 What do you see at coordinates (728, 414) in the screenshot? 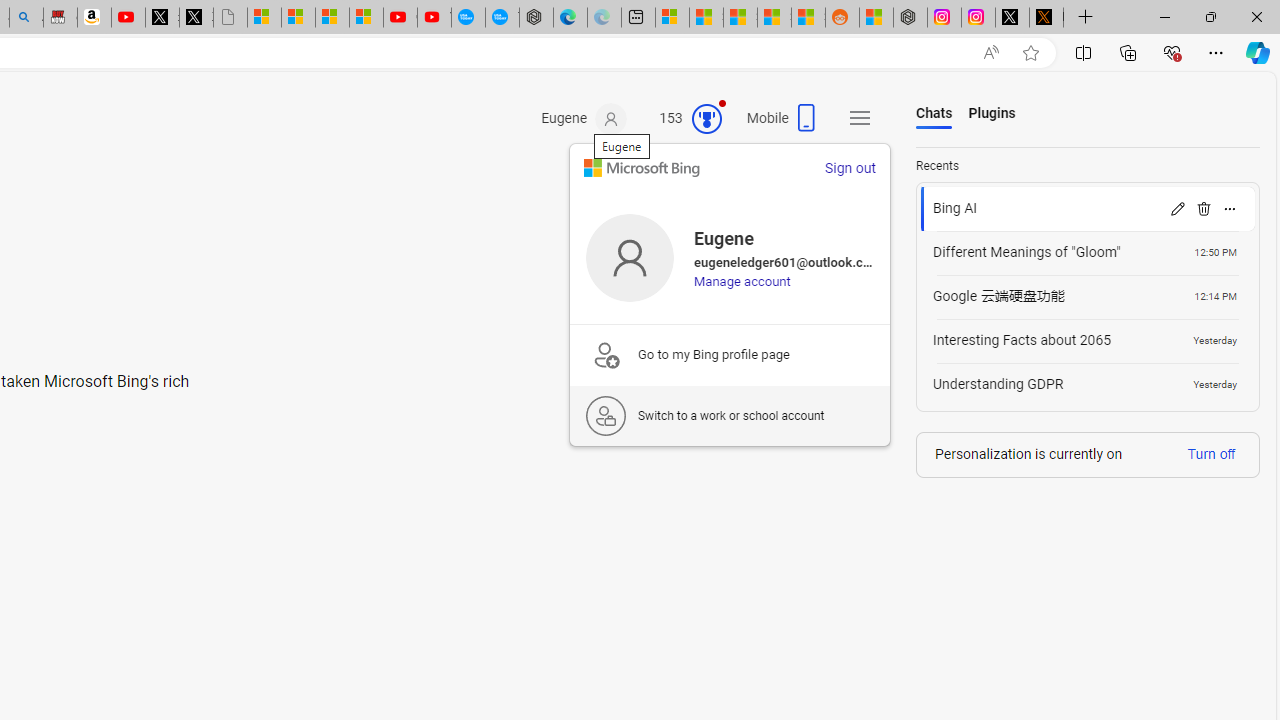
I see `'Switch to a work or school account'` at bounding box center [728, 414].